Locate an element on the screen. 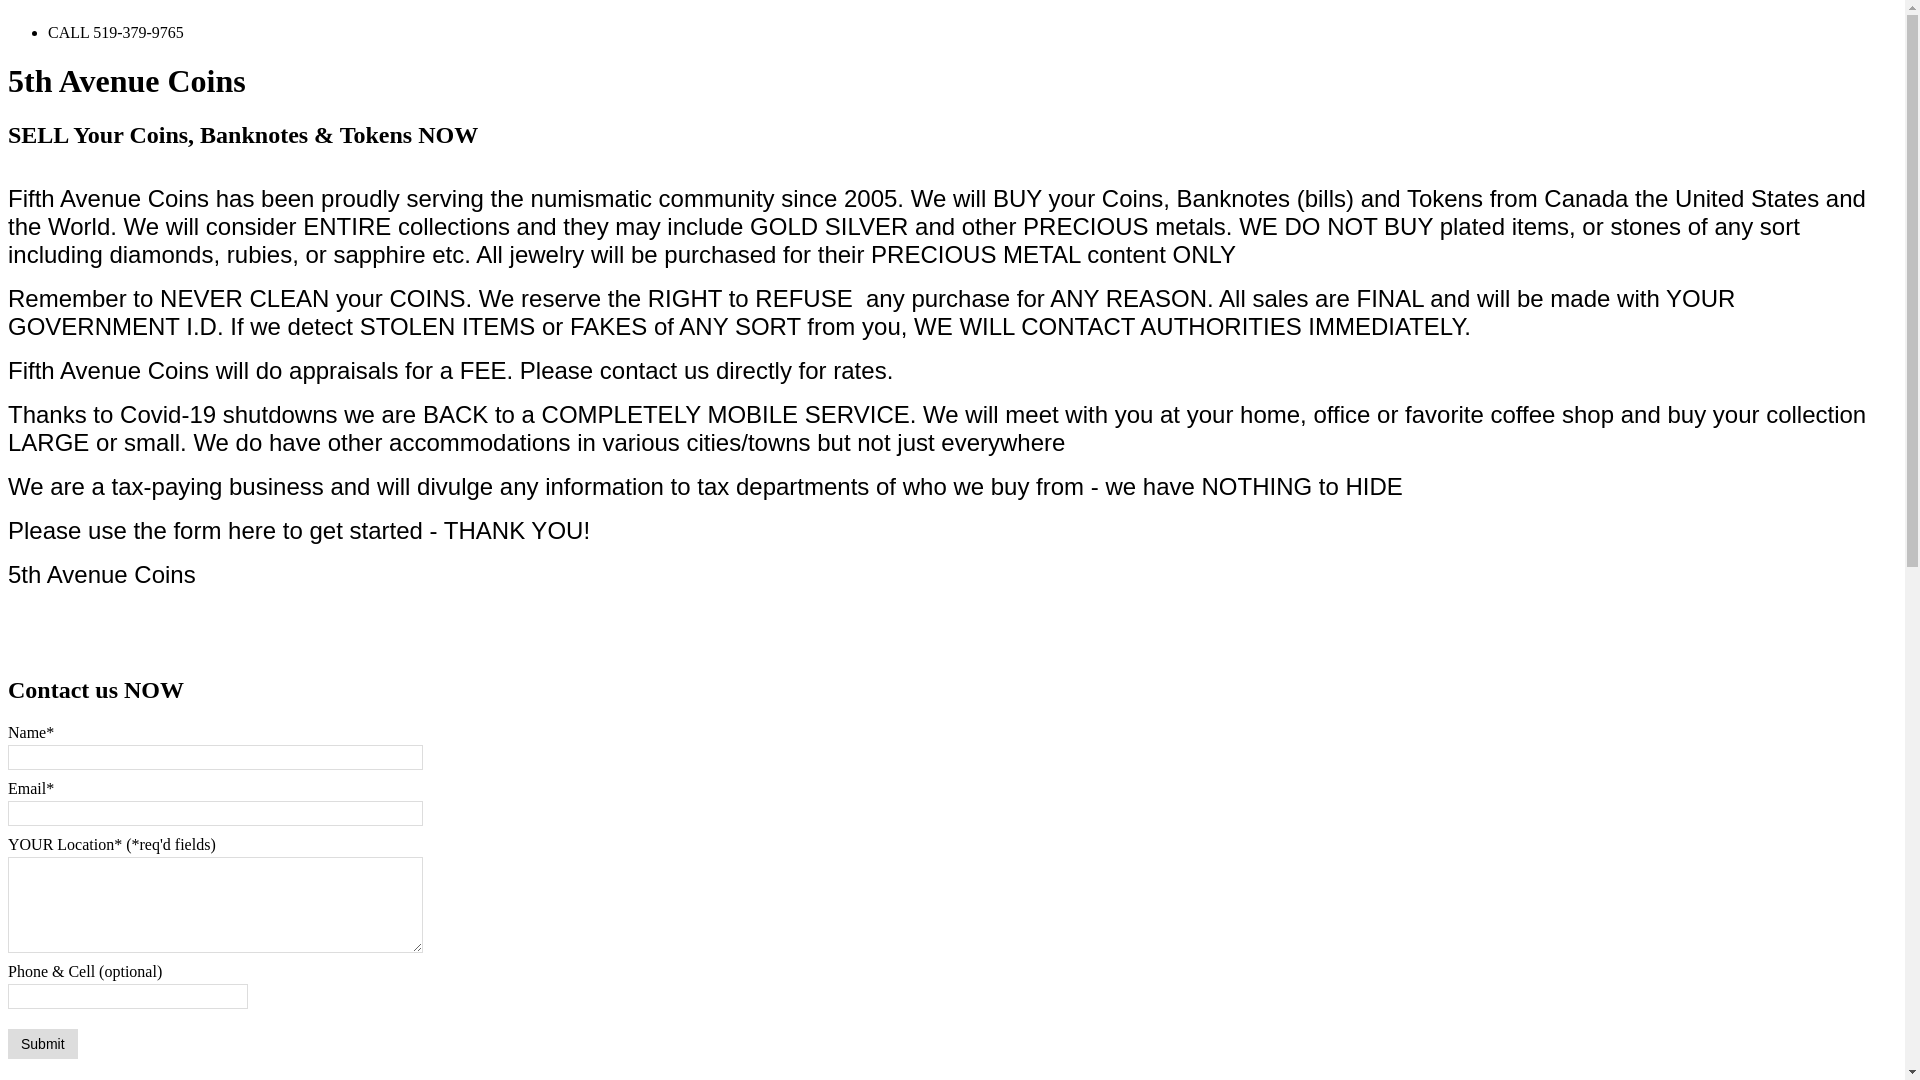  'CALL 519-379-9765' is located at coordinates (114, 32).